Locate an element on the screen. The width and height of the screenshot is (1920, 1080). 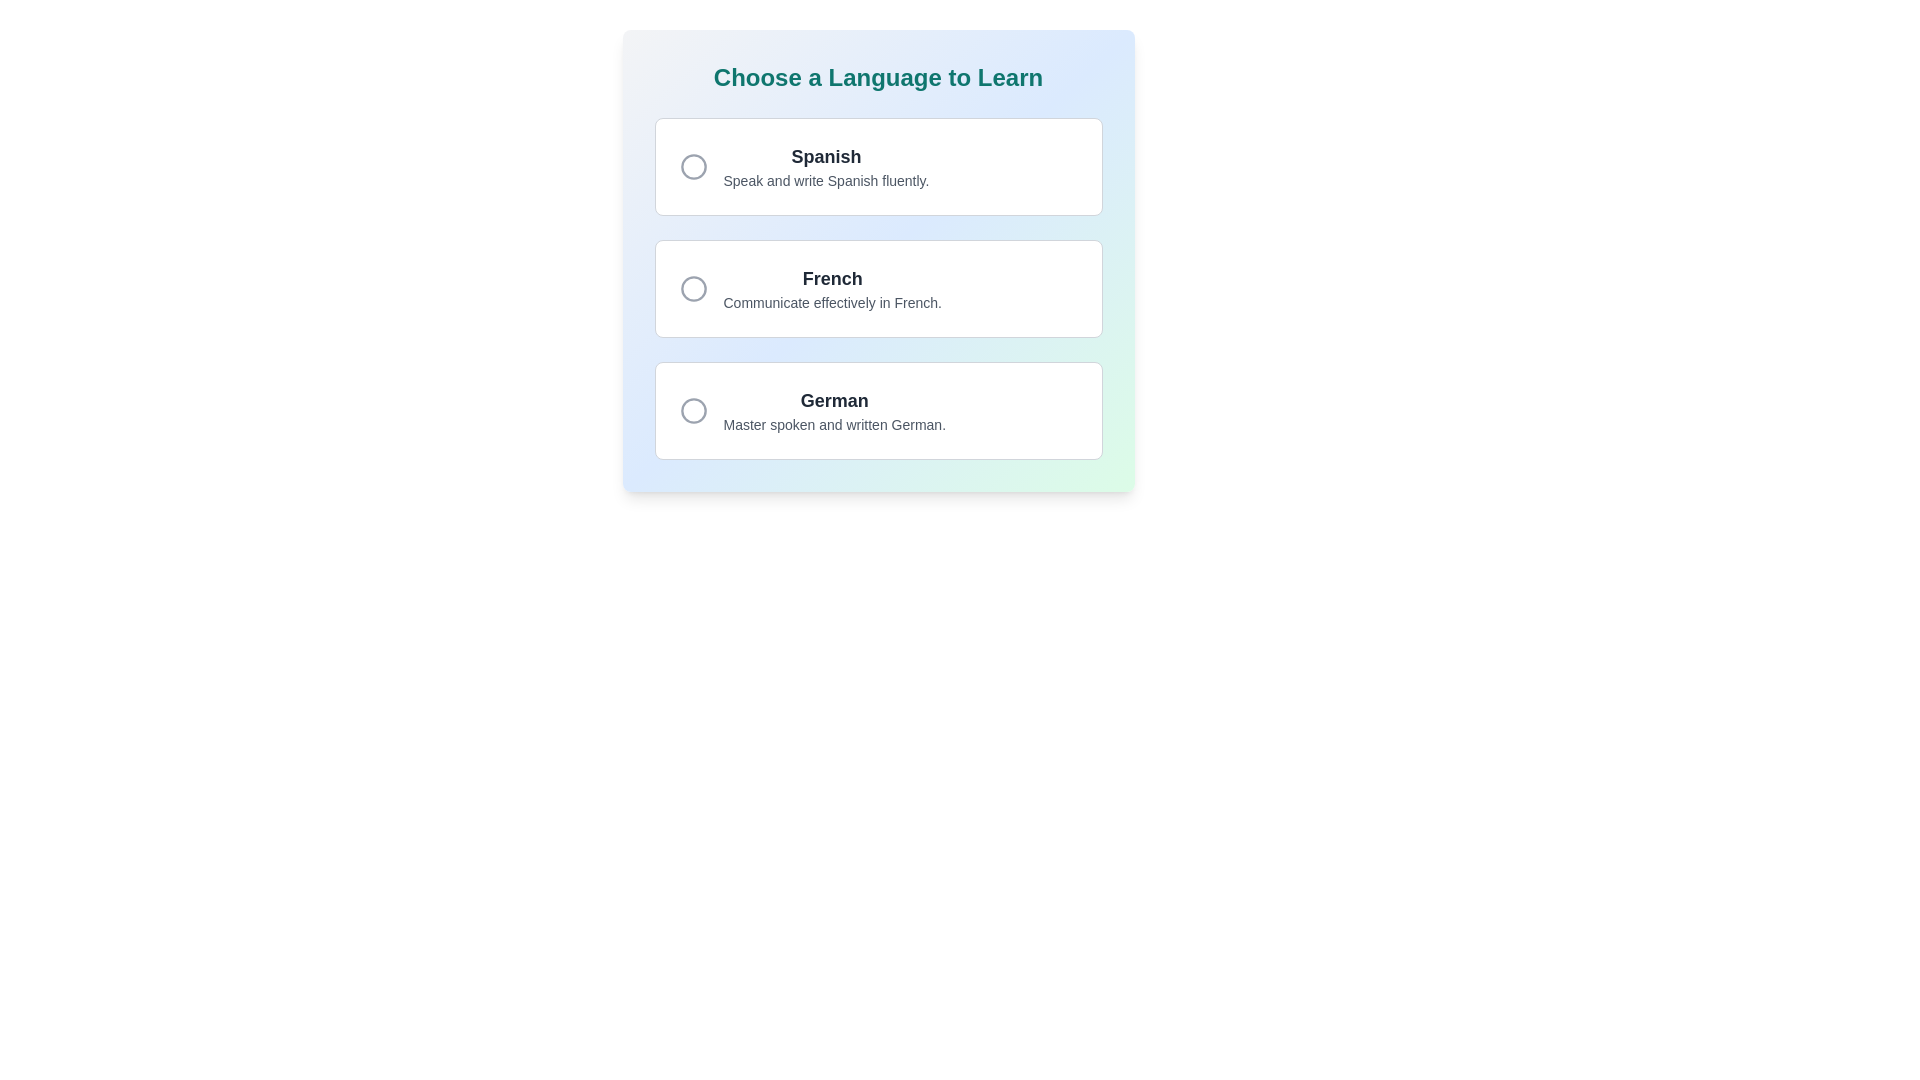
the static text label displaying 'German', which is located in the third card from the top, centered horizontally below the 'French' card is located at coordinates (834, 401).